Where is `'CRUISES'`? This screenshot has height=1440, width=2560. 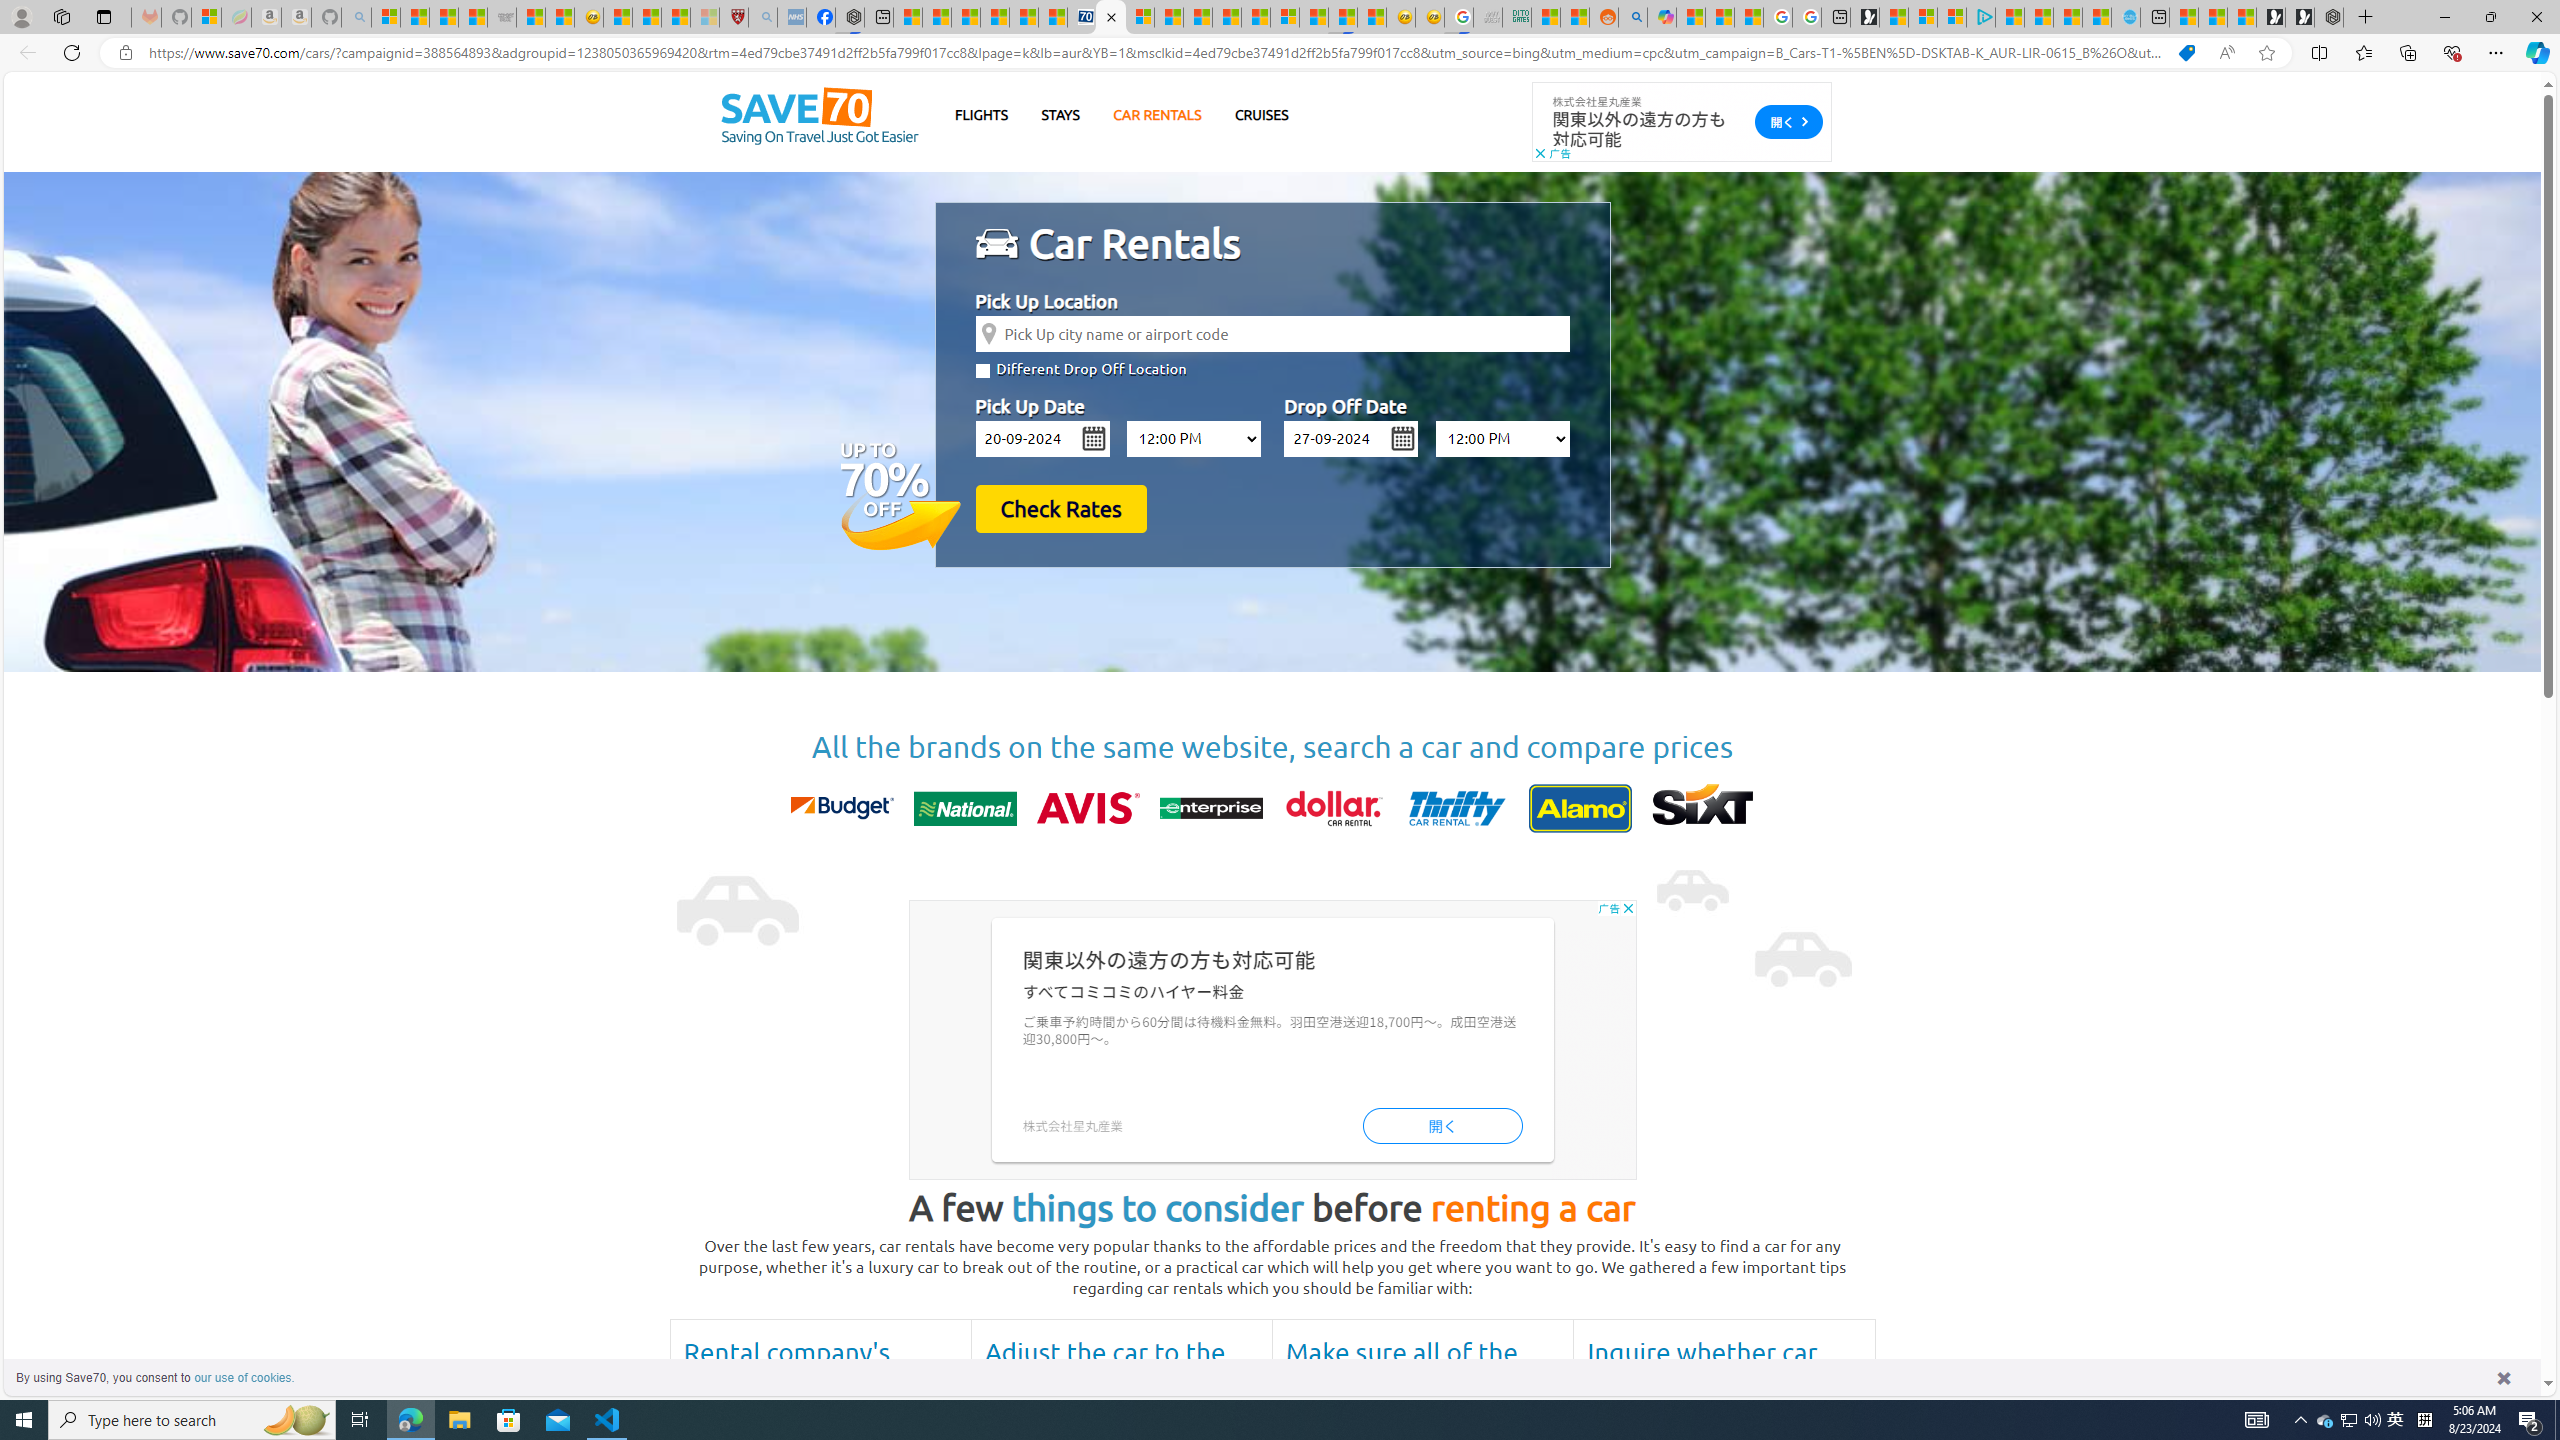
'CRUISES' is located at coordinates (1259, 114).